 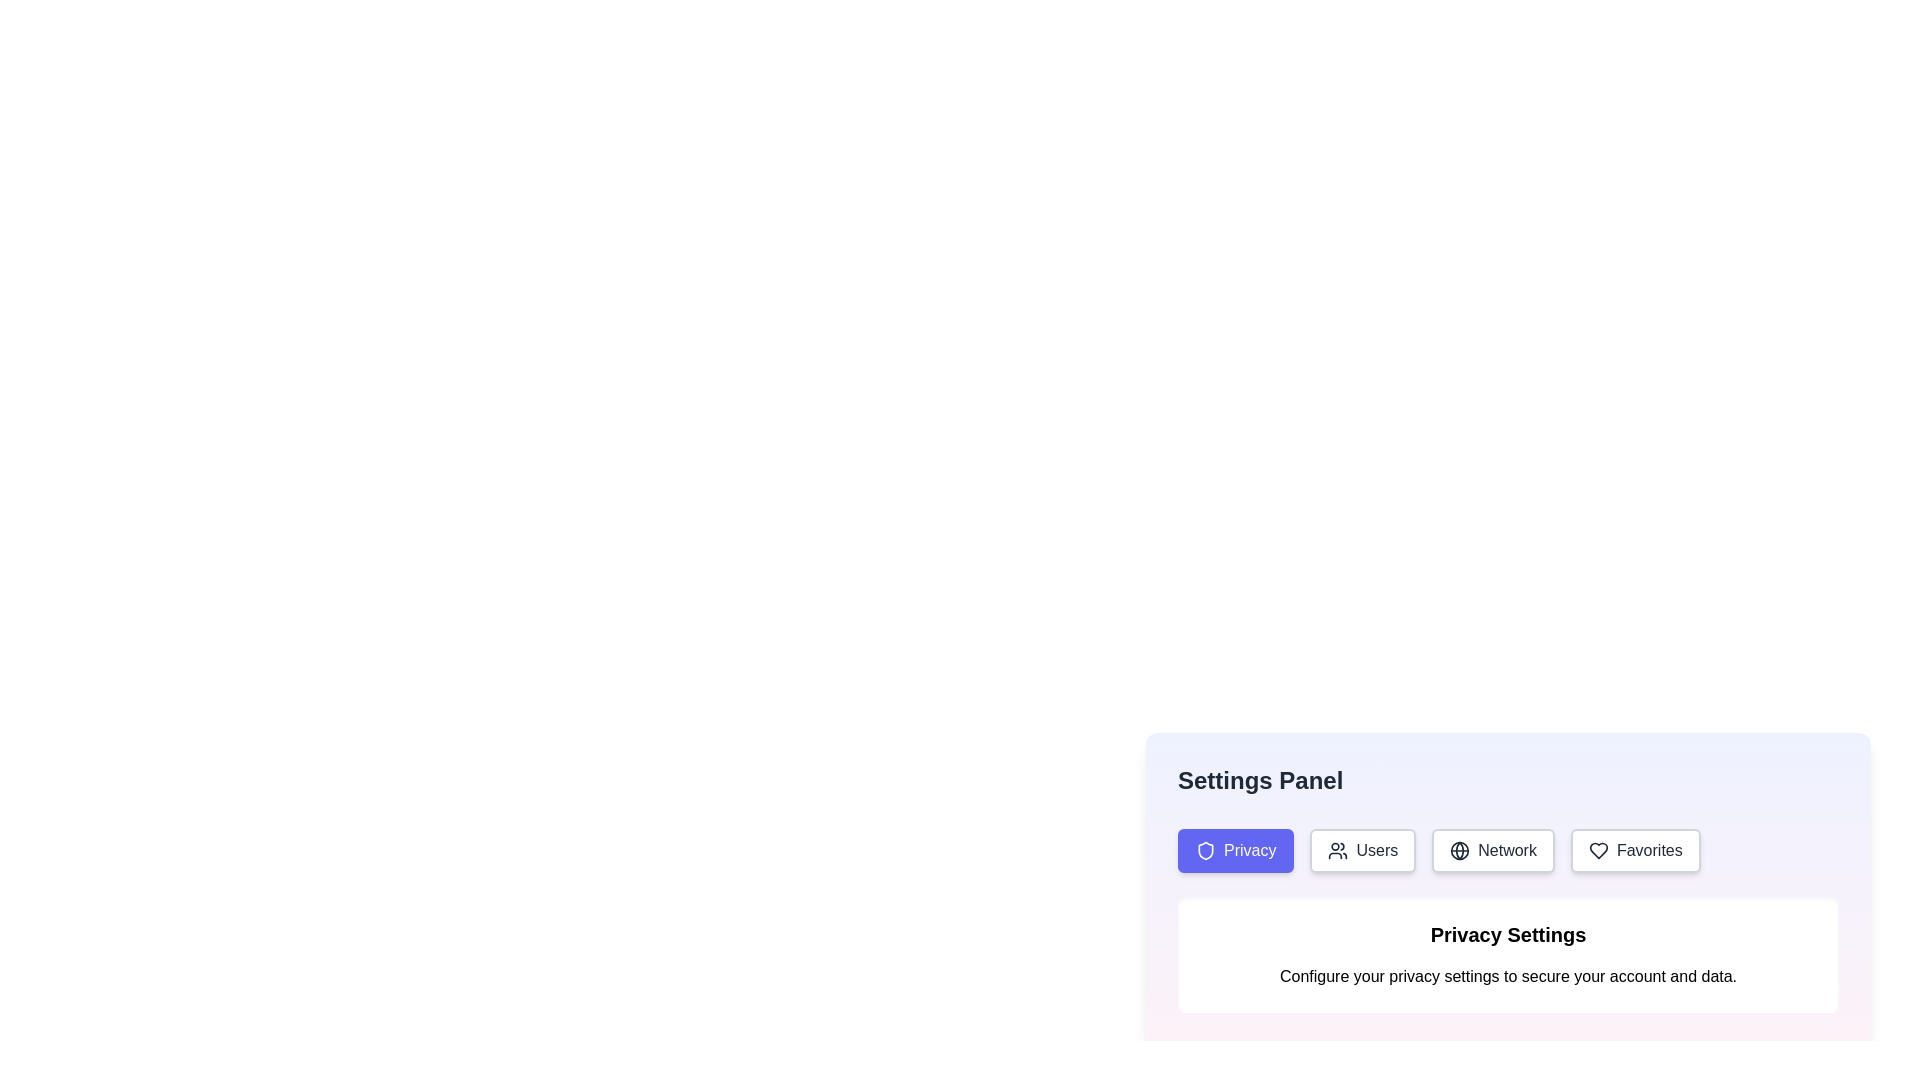 I want to click on the third button in the navigation bar located at the top of the 'Settings Panel', so click(x=1508, y=851).